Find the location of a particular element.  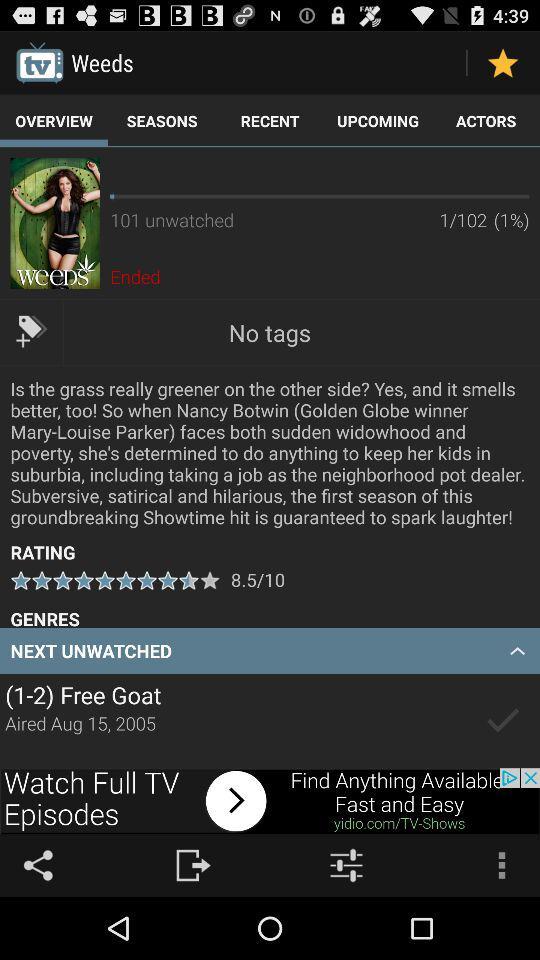

advertisement tags is located at coordinates (30, 331).